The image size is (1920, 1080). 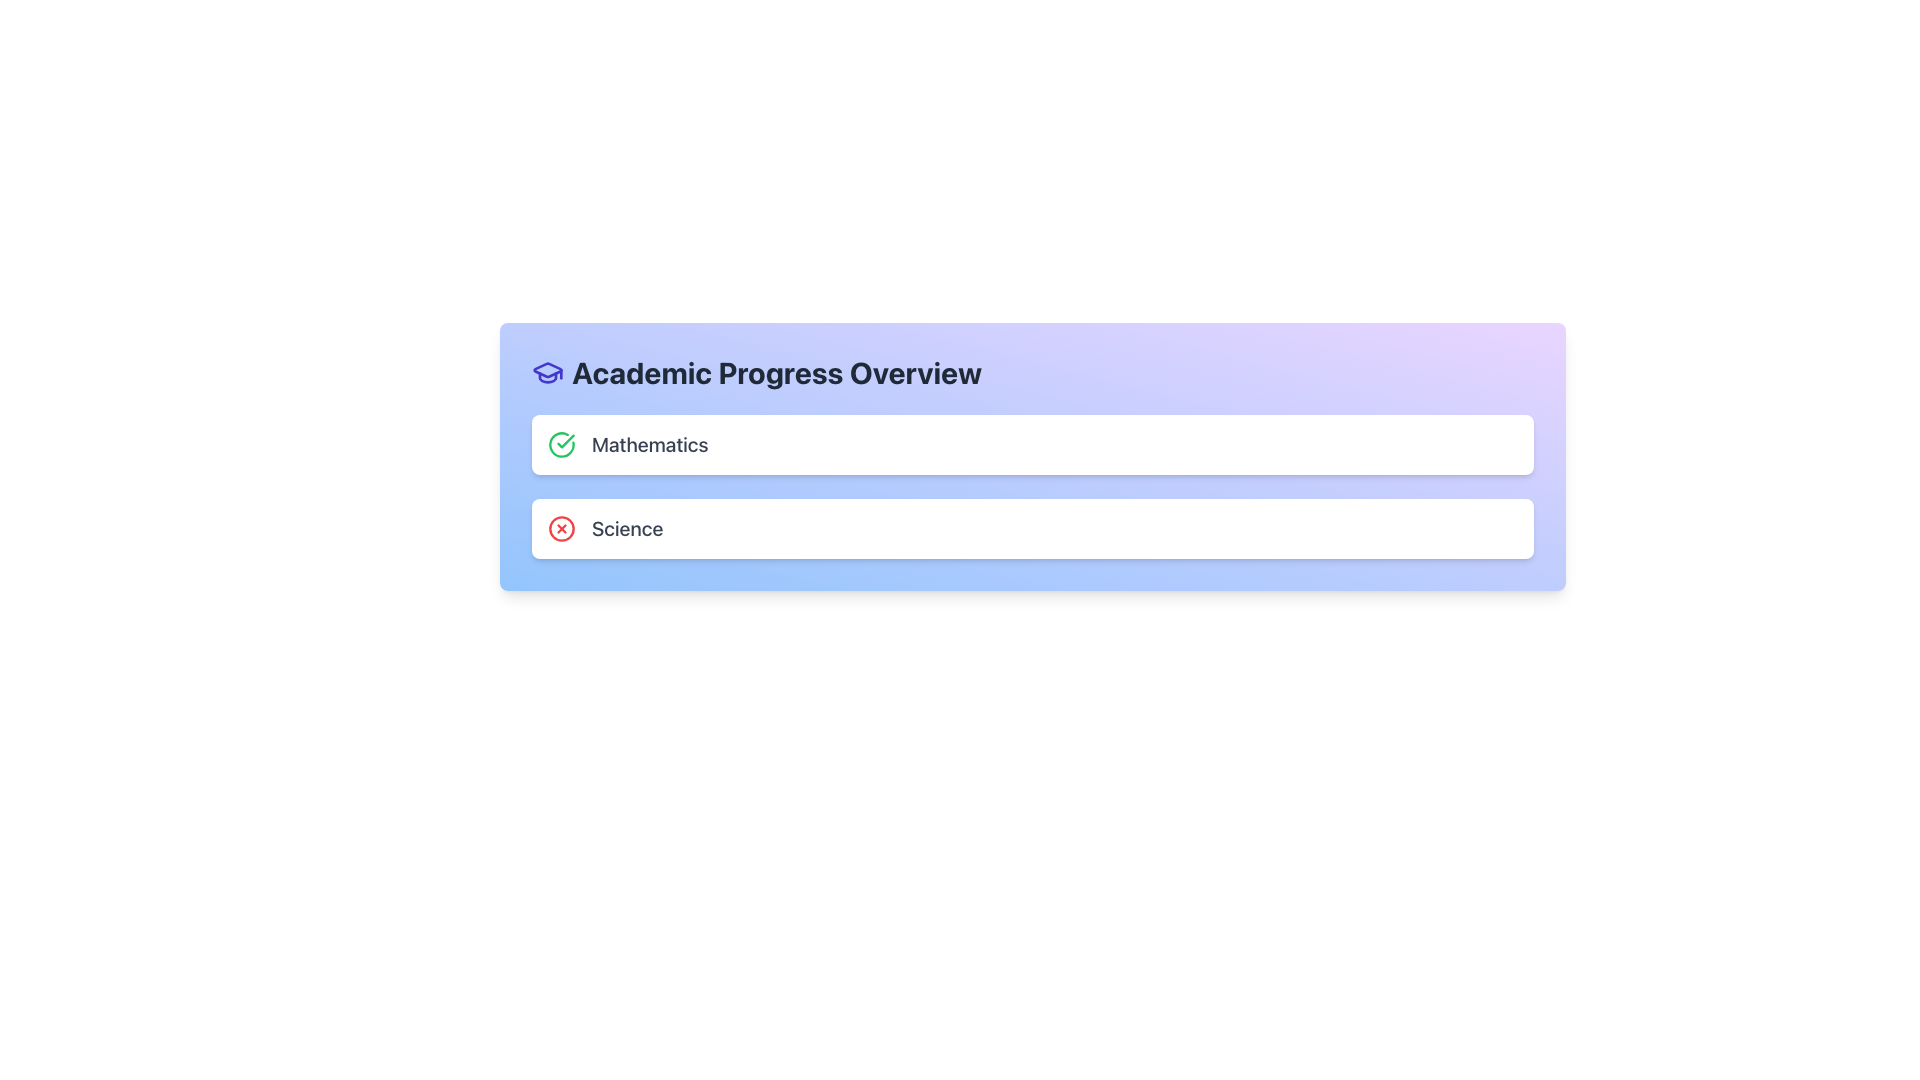 I want to click on the text label 'Mathematics' which is the first row in a list, accompanied by a green checkmark icon, so click(x=627, y=443).